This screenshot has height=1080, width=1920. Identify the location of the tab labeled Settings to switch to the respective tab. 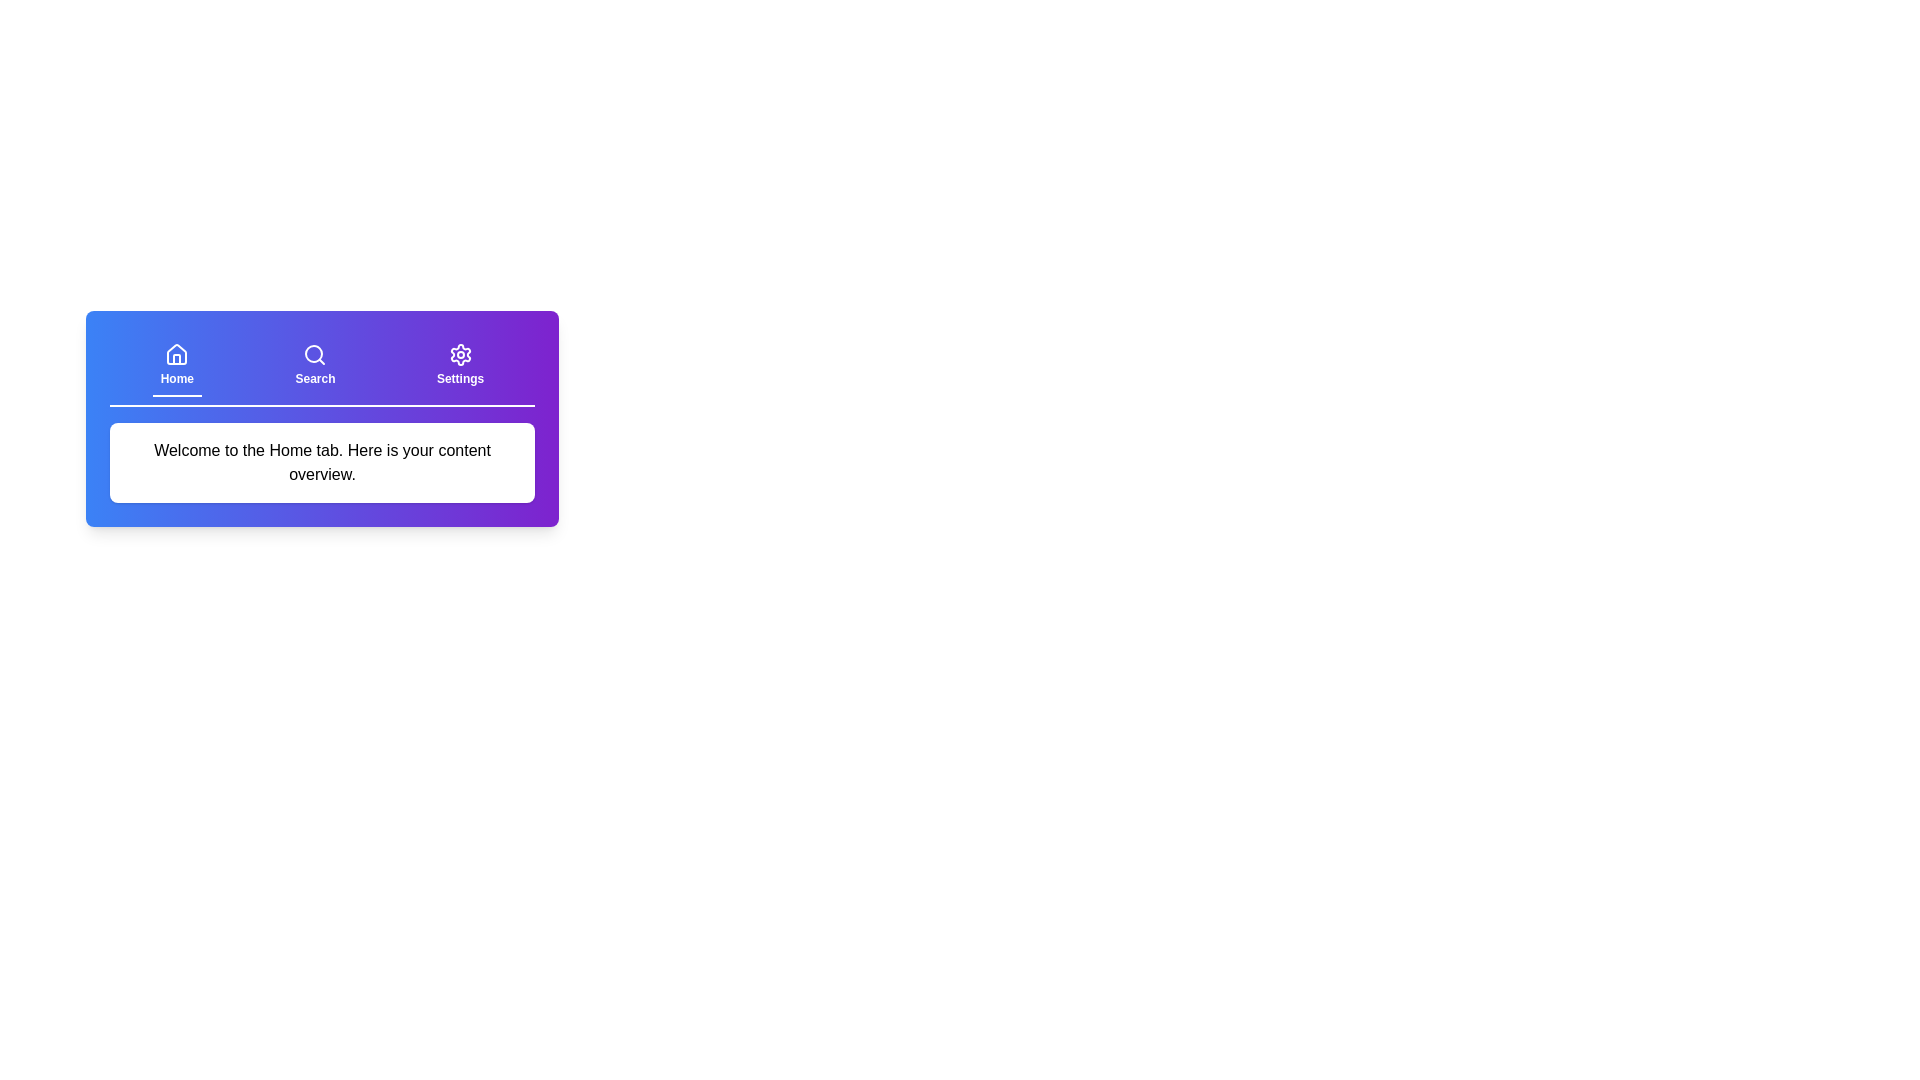
(459, 366).